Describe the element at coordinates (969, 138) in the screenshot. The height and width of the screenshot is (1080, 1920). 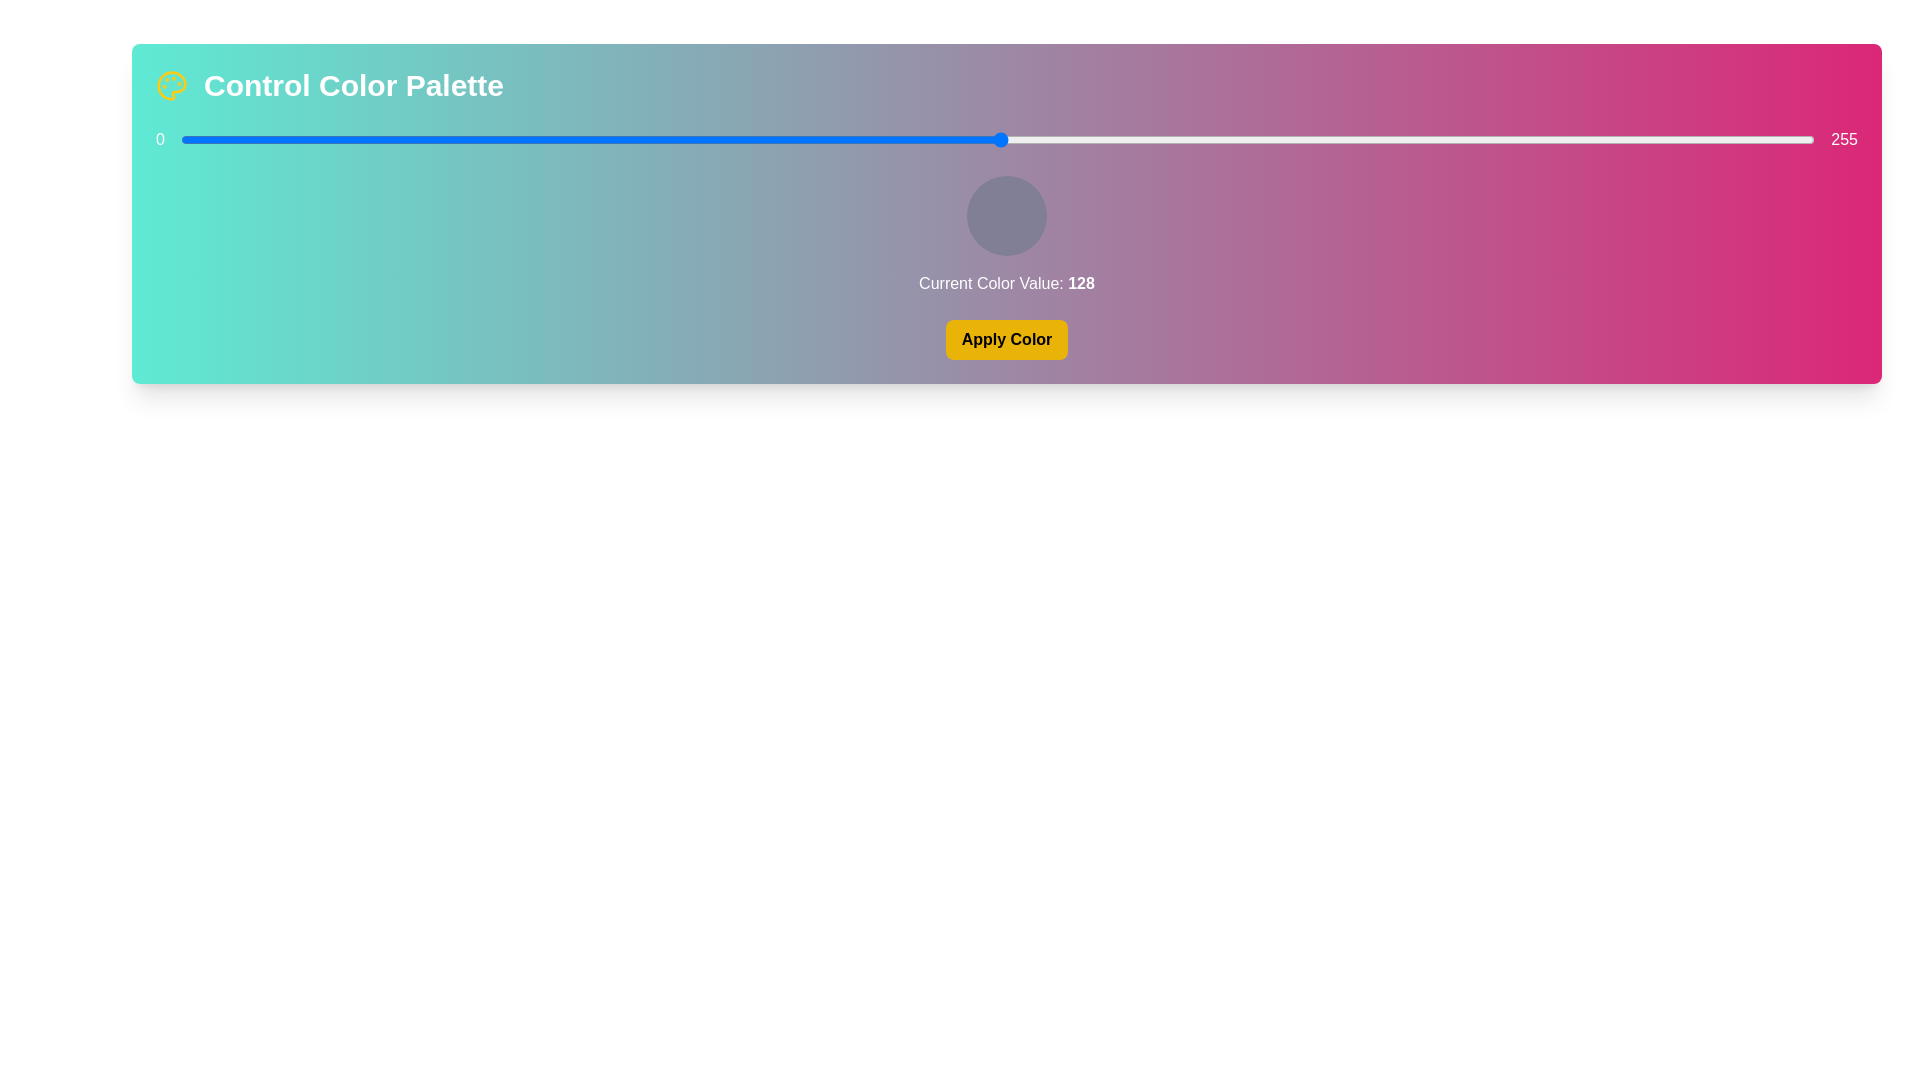
I see `the color slider to set the color value to 123` at that location.